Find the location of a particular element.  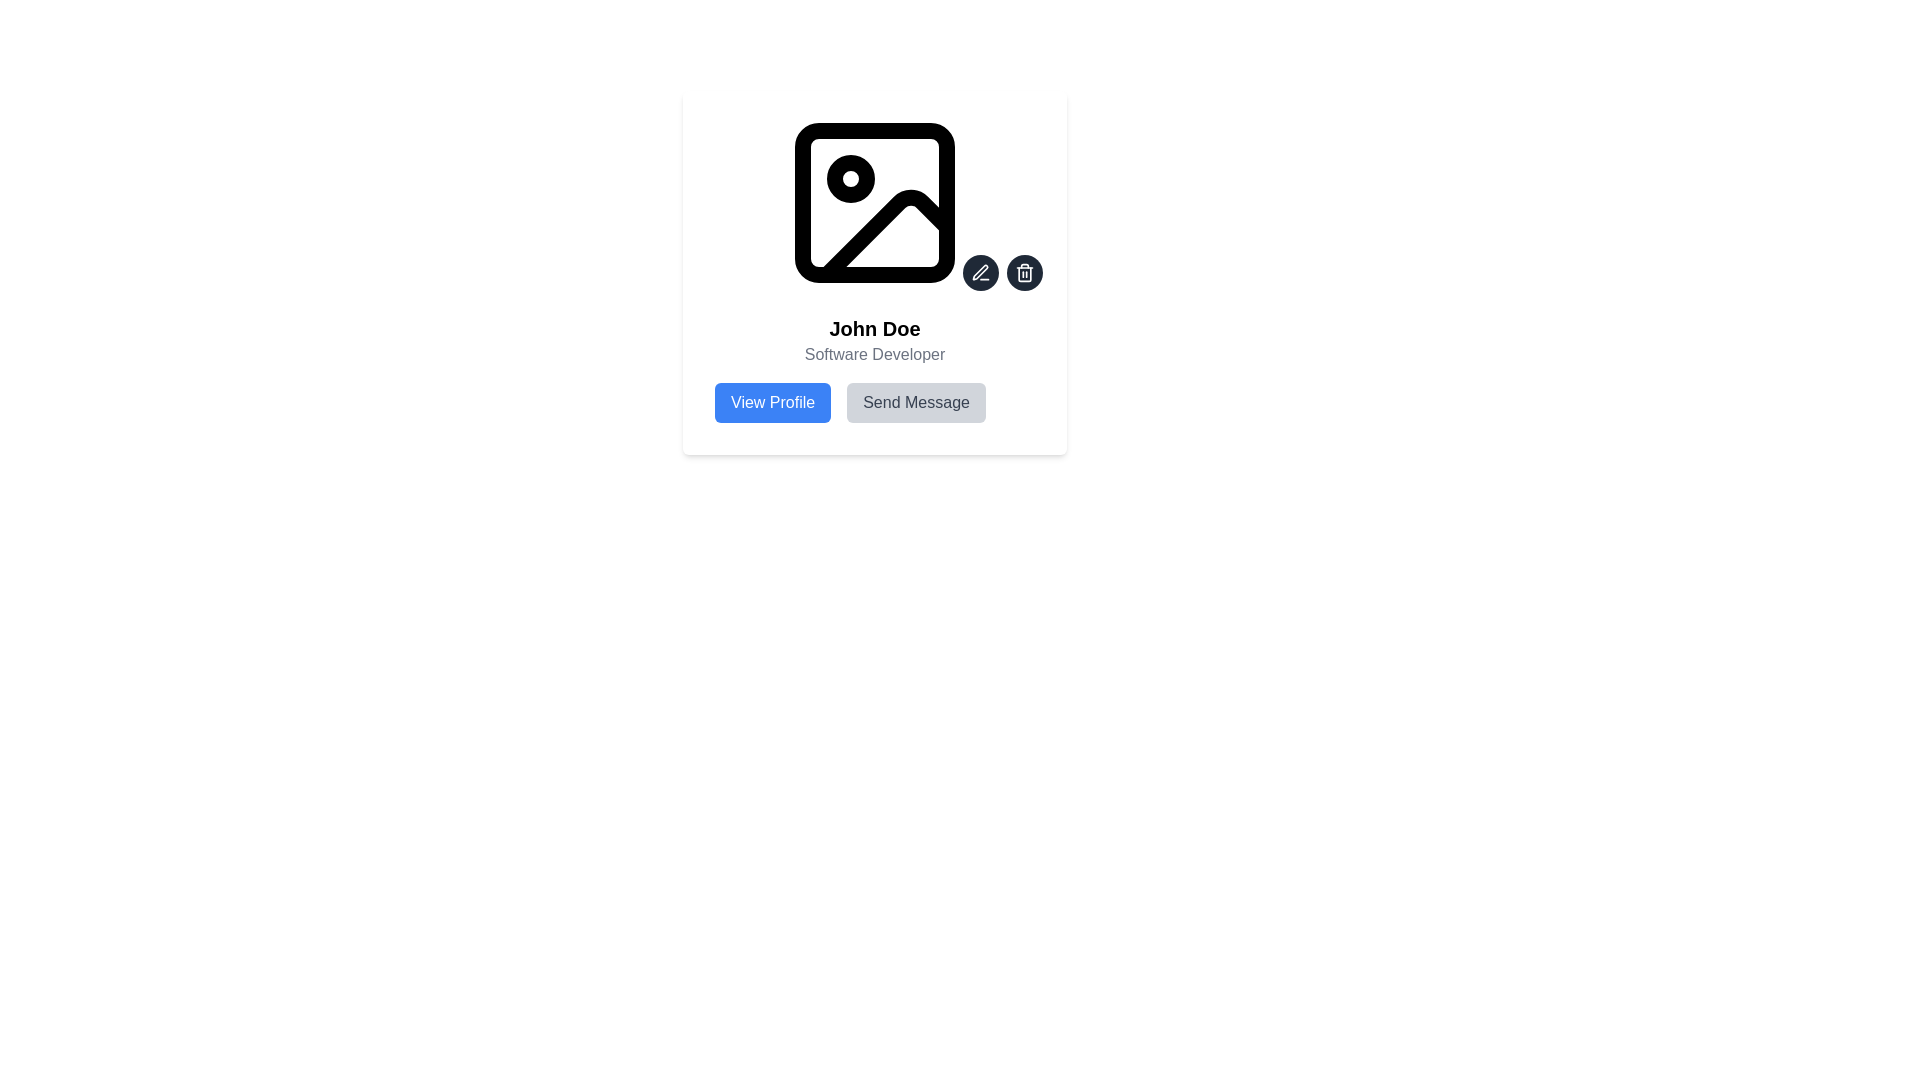

the edit button located in the bottom-right section of the visual profile card to initiate an edit action is located at coordinates (980, 273).